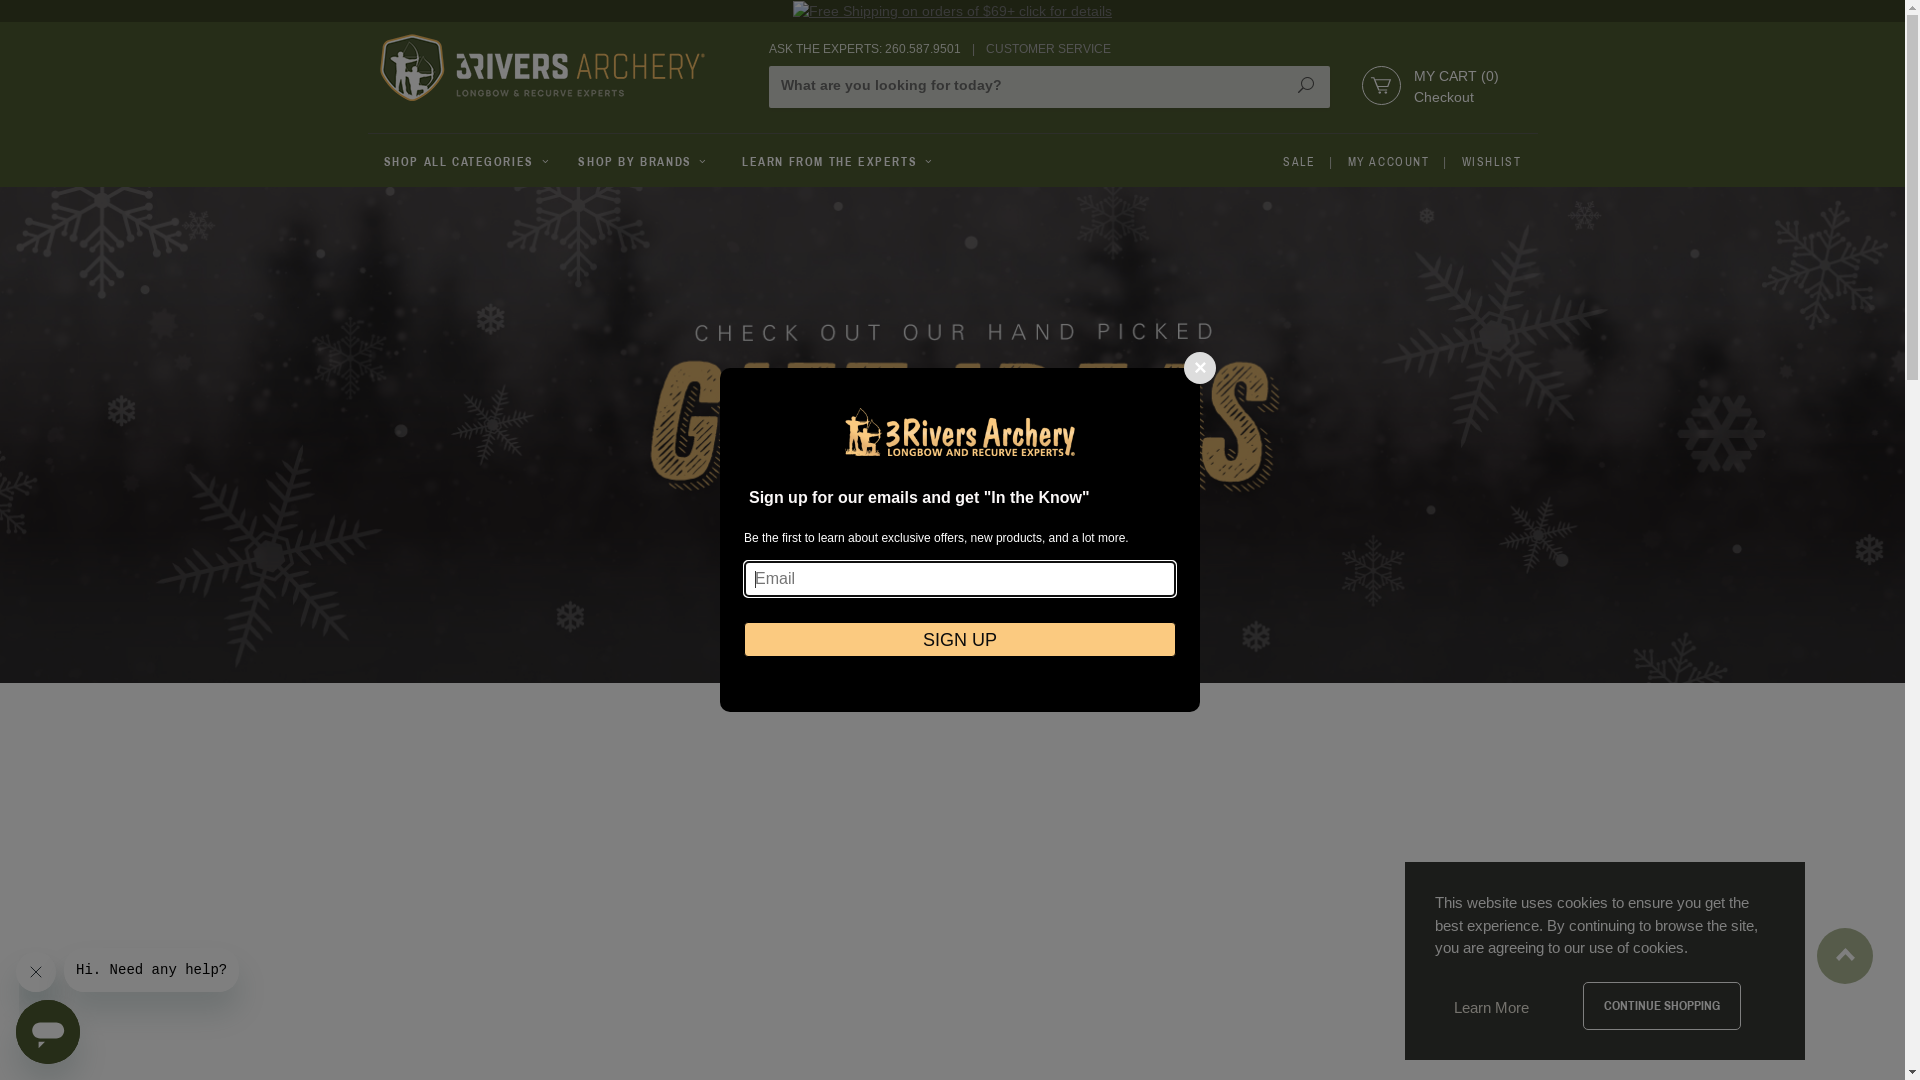 The height and width of the screenshot is (1080, 1920). What do you see at coordinates (1047, 48) in the screenshot?
I see `'CUSTOMER SERVICE'` at bounding box center [1047, 48].